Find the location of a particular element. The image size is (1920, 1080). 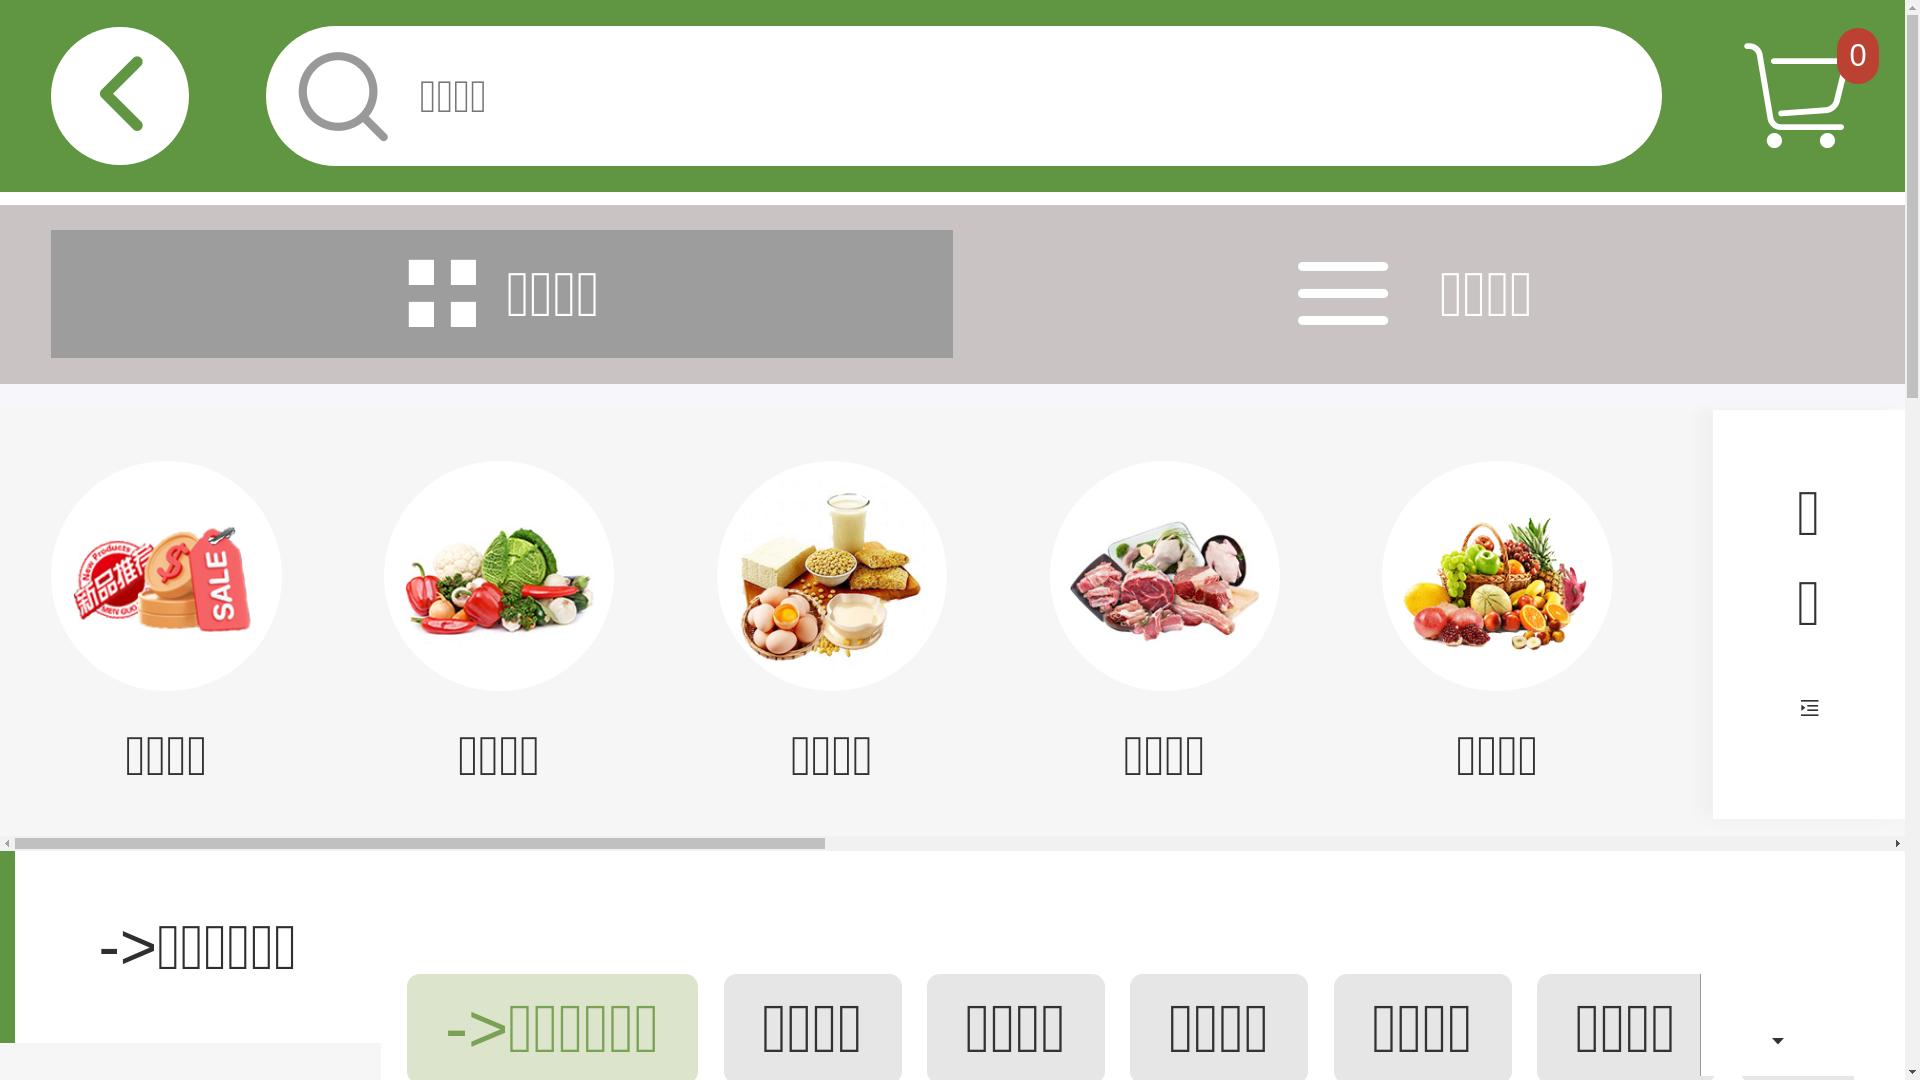

'0' is located at coordinates (1837, 55).